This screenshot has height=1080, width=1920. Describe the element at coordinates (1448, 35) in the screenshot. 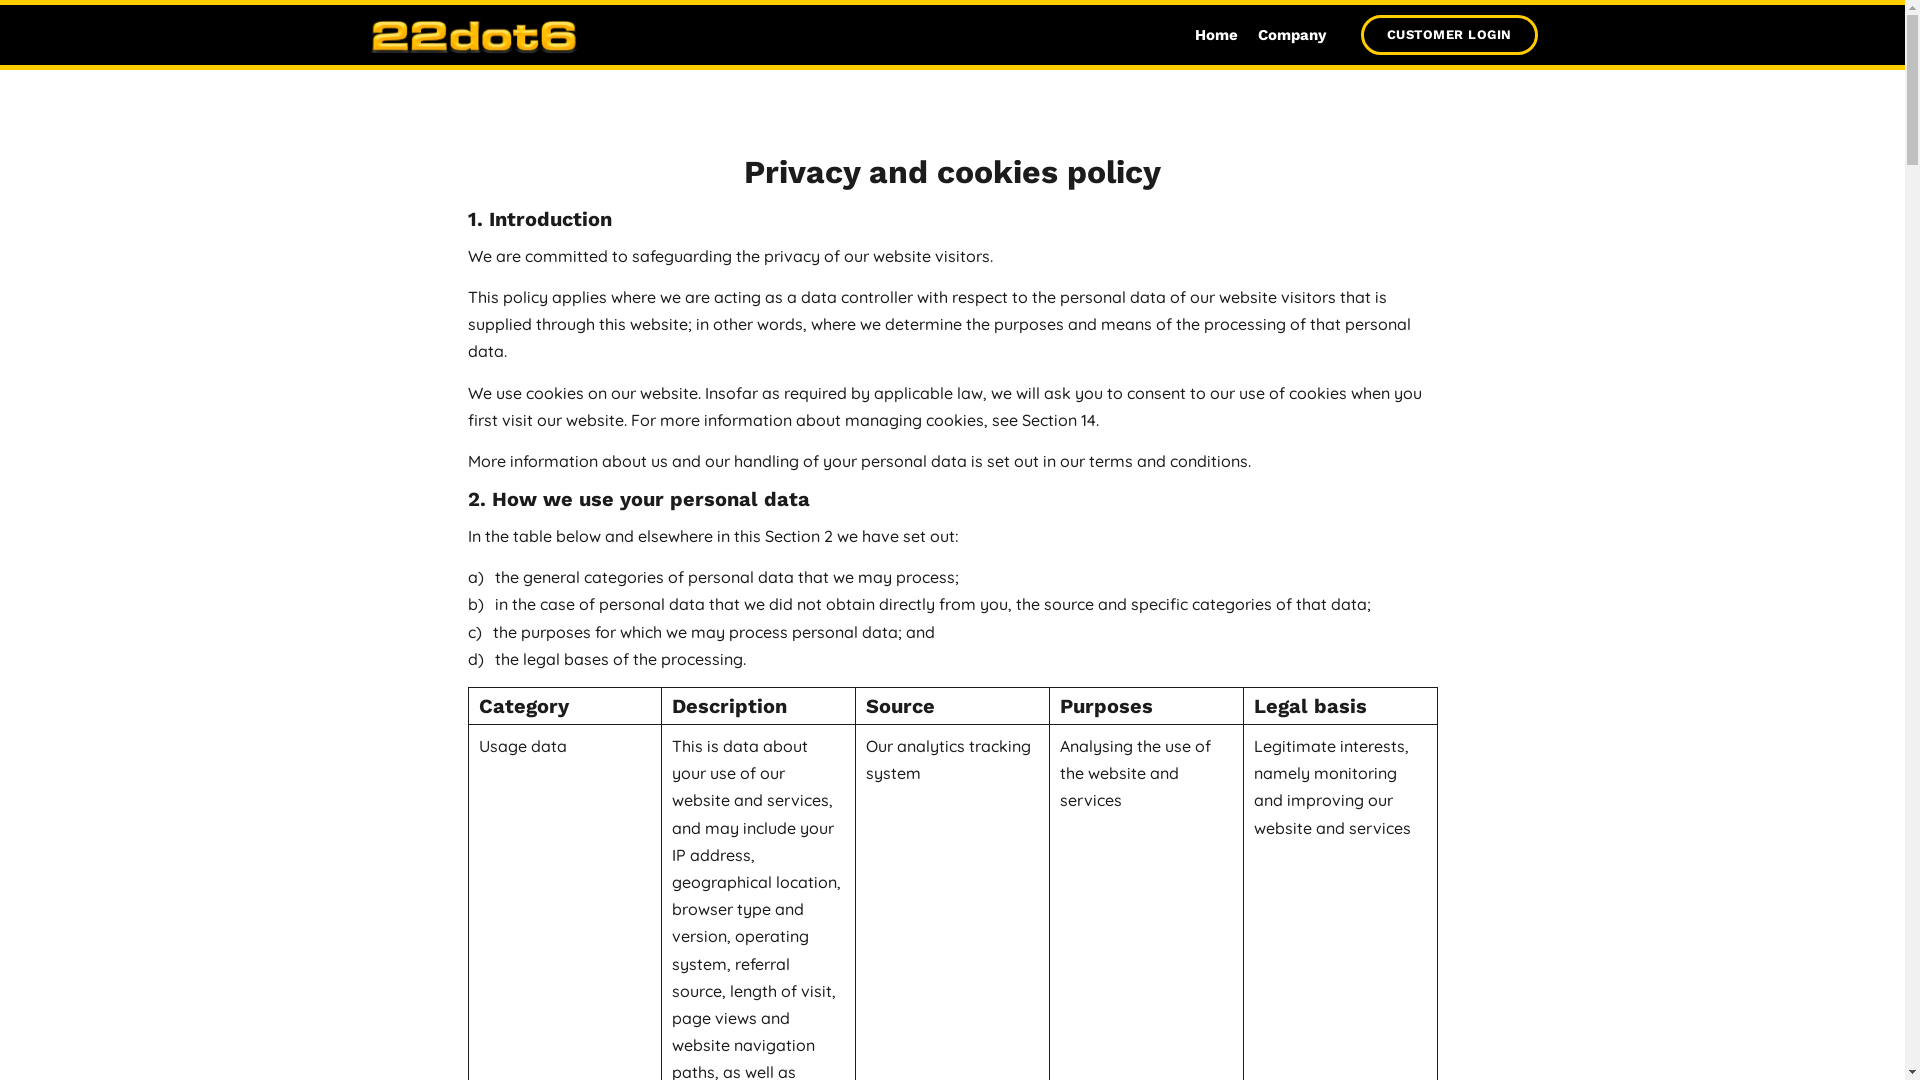

I see `'CUSTOMER LOGIN'` at that location.